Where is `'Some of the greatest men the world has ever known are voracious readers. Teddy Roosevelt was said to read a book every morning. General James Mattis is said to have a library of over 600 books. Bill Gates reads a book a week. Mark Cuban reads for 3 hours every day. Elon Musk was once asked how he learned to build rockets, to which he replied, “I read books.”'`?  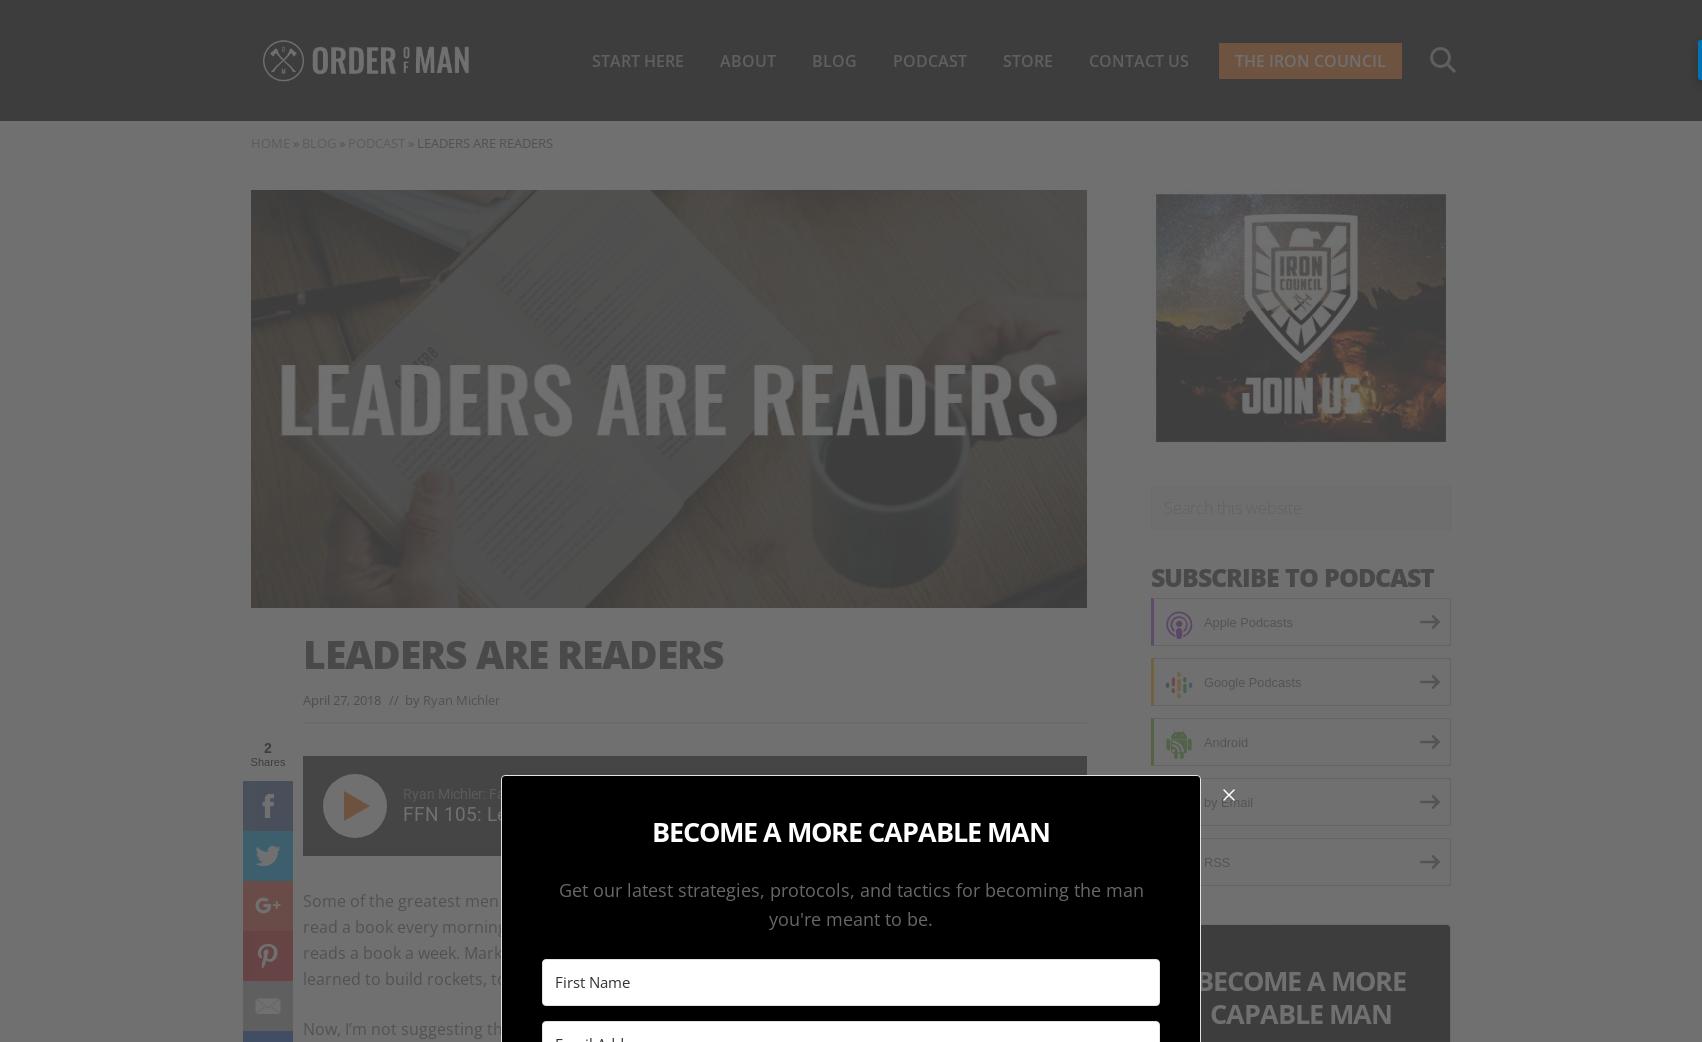 'Some of the greatest men the world has ever known are voracious readers. Teddy Roosevelt was said to read a book every morning. General James Mattis is said to have a library of over 600 books. Bill Gates reads a book a week. Mark Cuban reads for 3 hours every day. Elon Musk was once asked how he learned to build rockets, to which he replied, “I read books.”' is located at coordinates (302, 938).